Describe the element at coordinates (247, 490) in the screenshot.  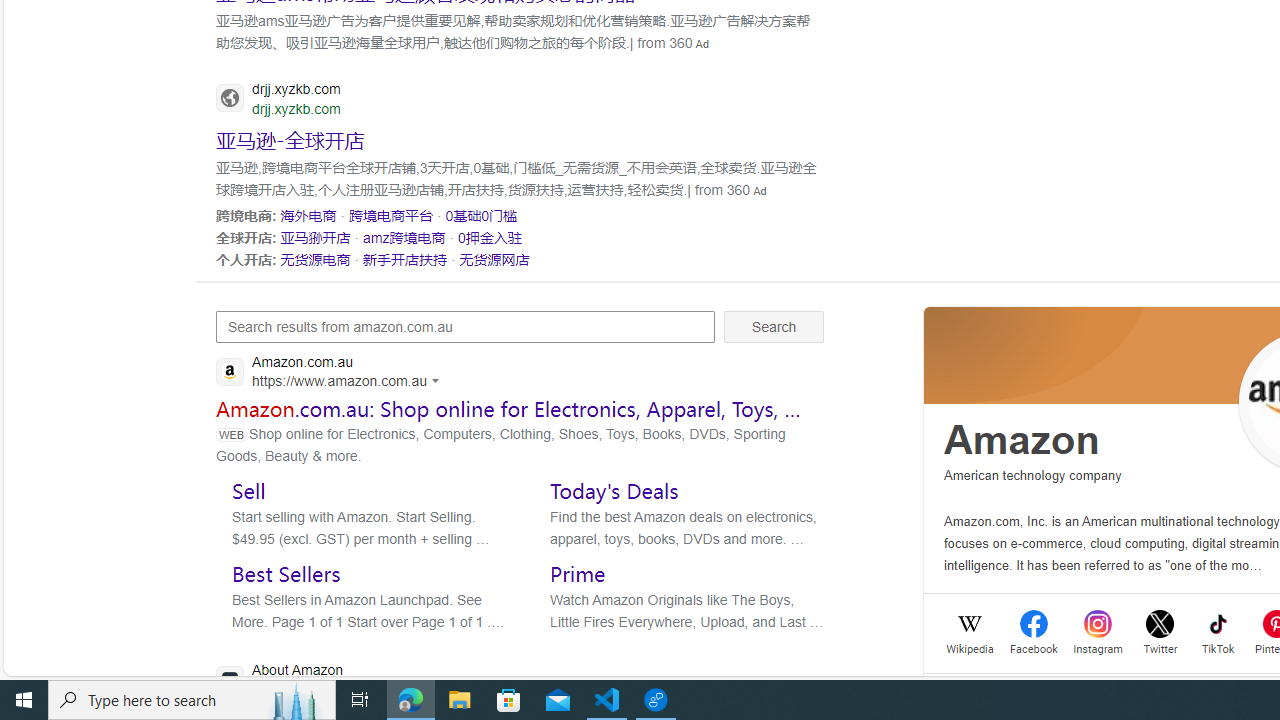
I see `'Sell'` at that location.